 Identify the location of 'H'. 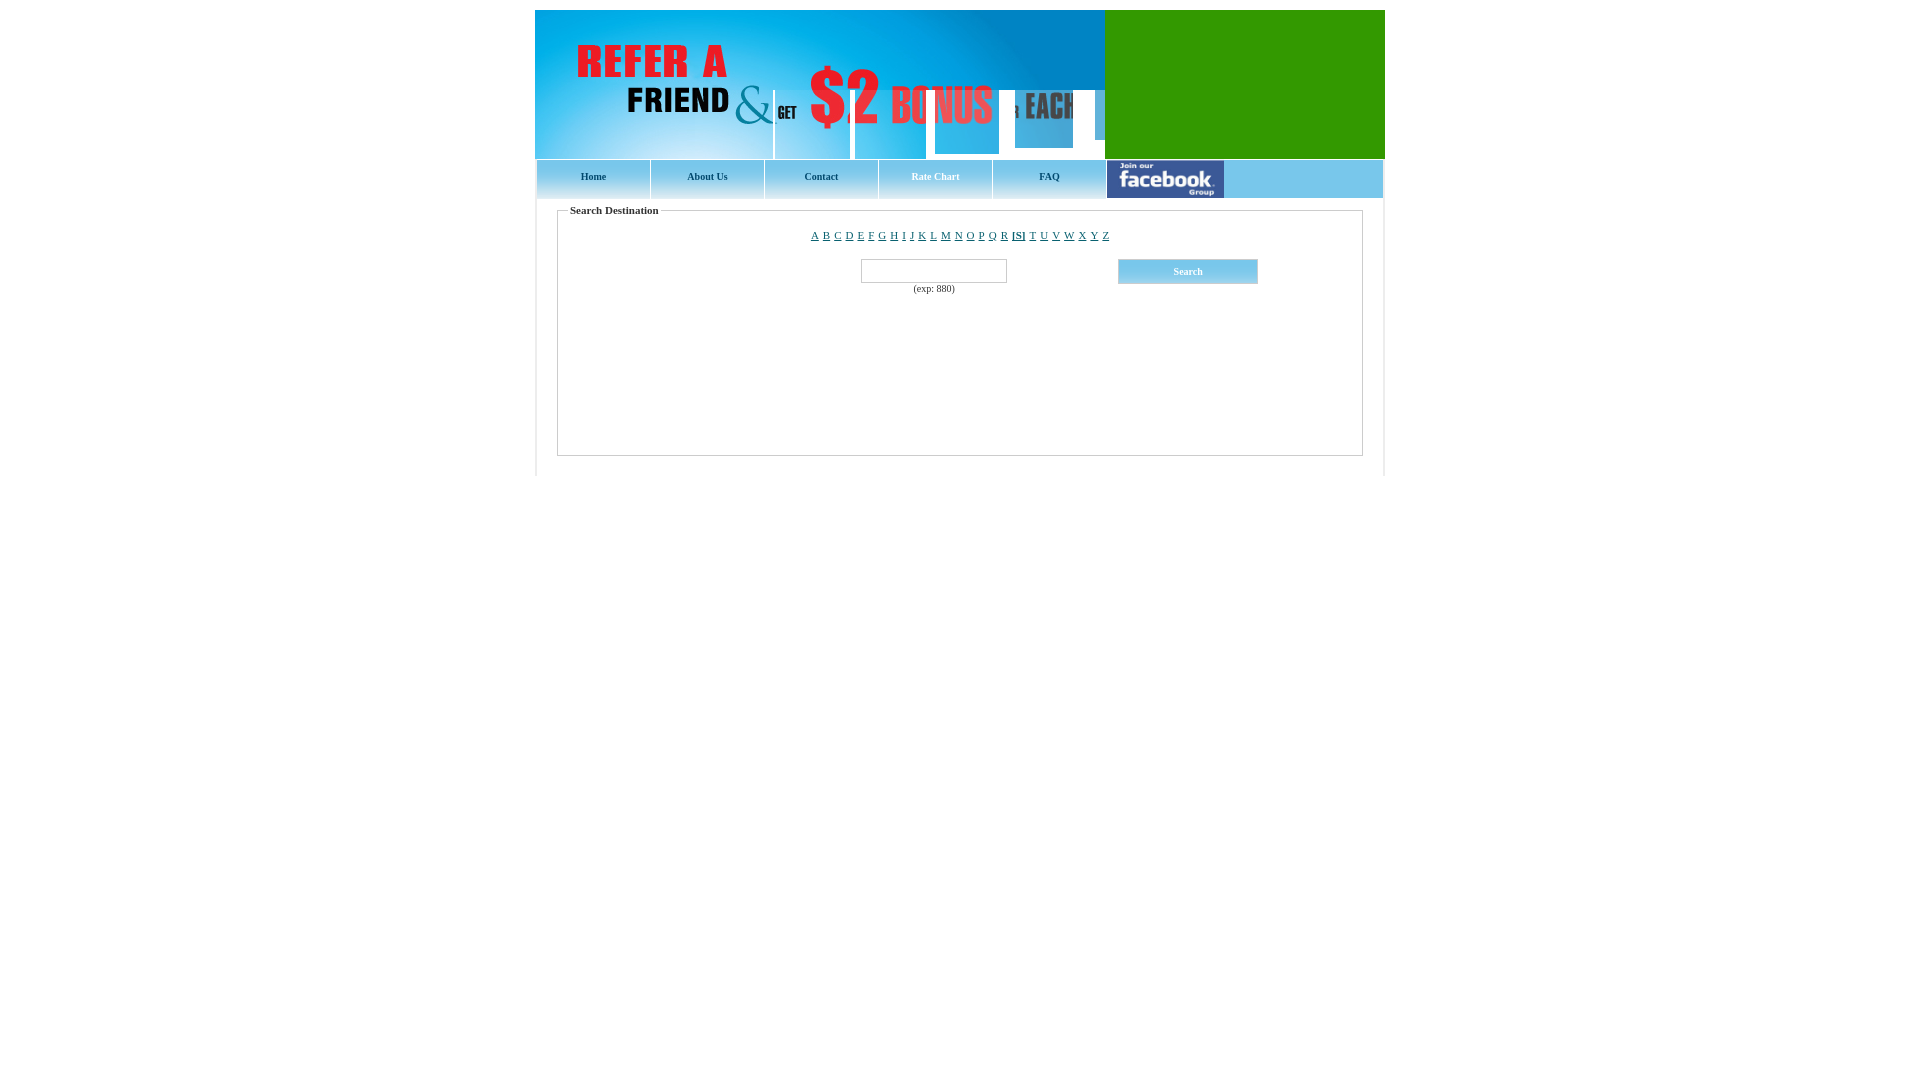
(888, 234).